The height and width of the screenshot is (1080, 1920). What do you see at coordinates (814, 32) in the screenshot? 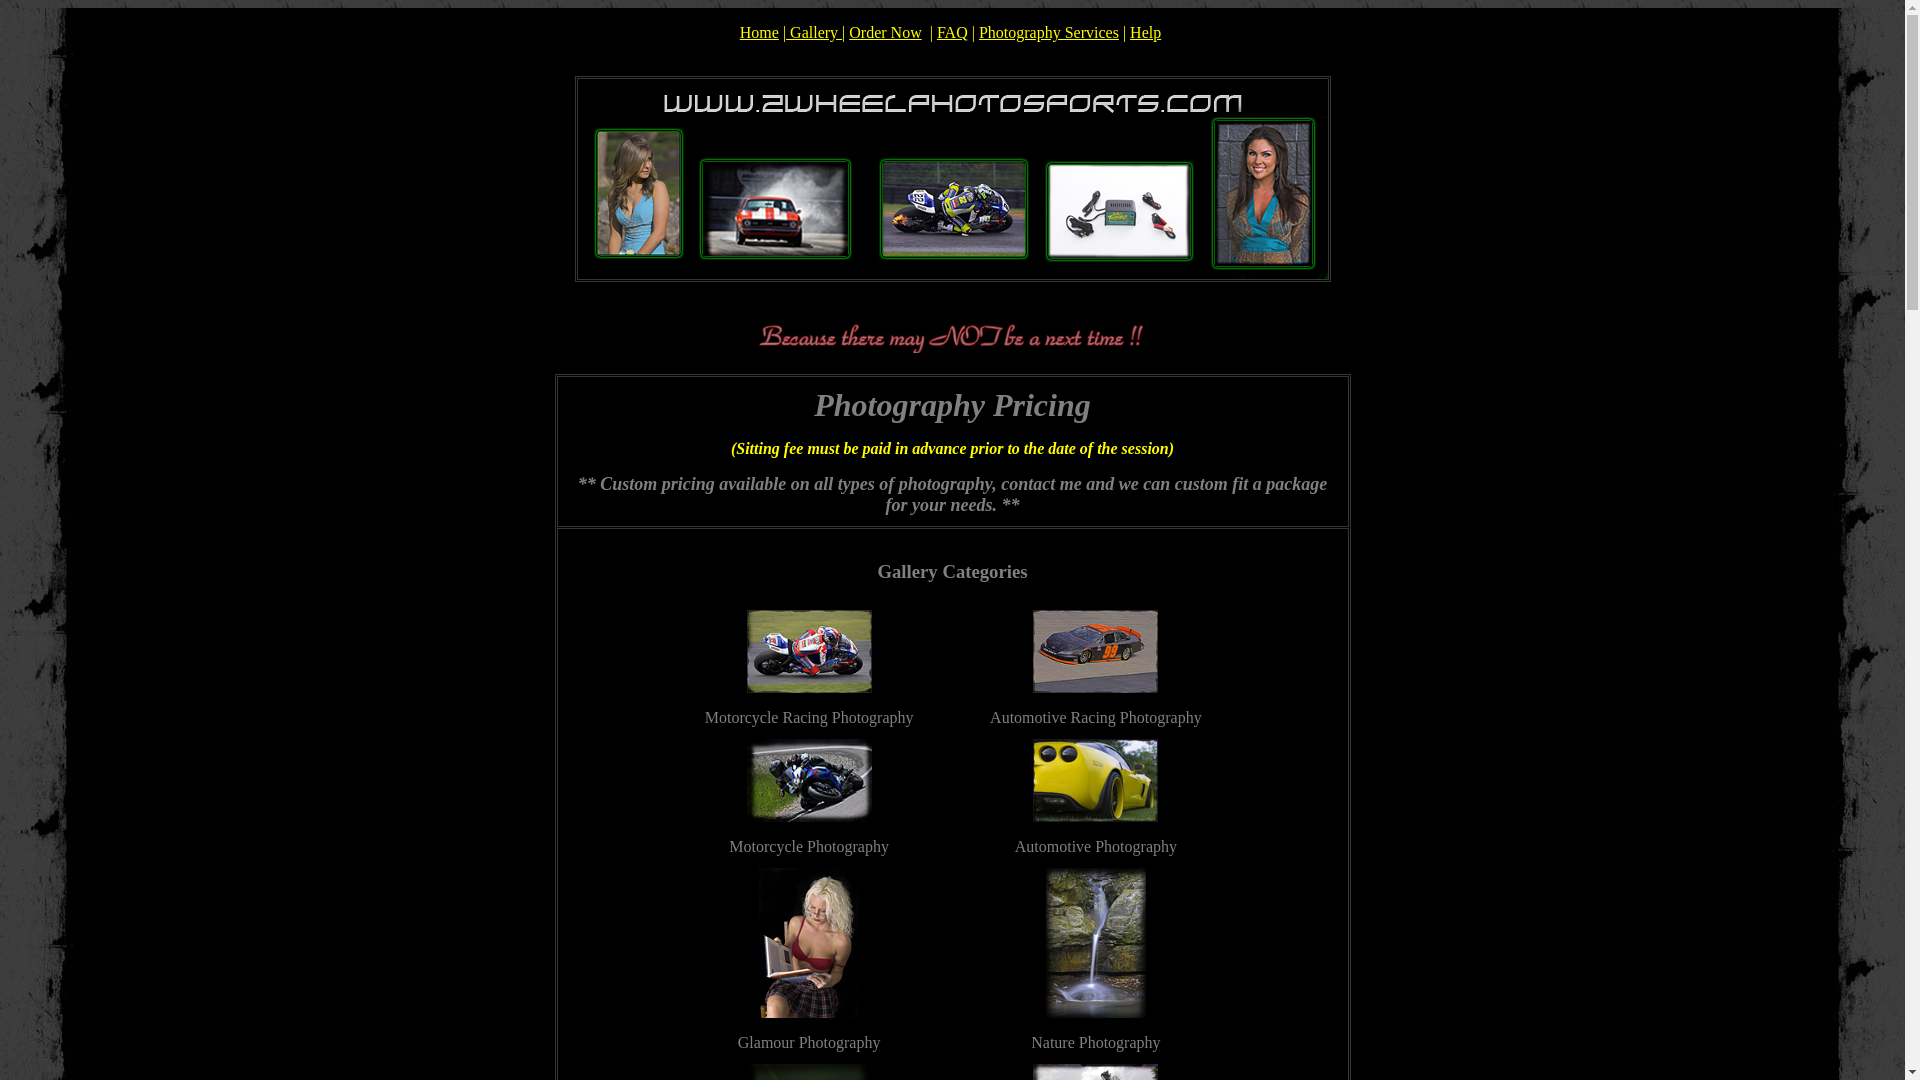
I see `'Gallery'` at bounding box center [814, 32].